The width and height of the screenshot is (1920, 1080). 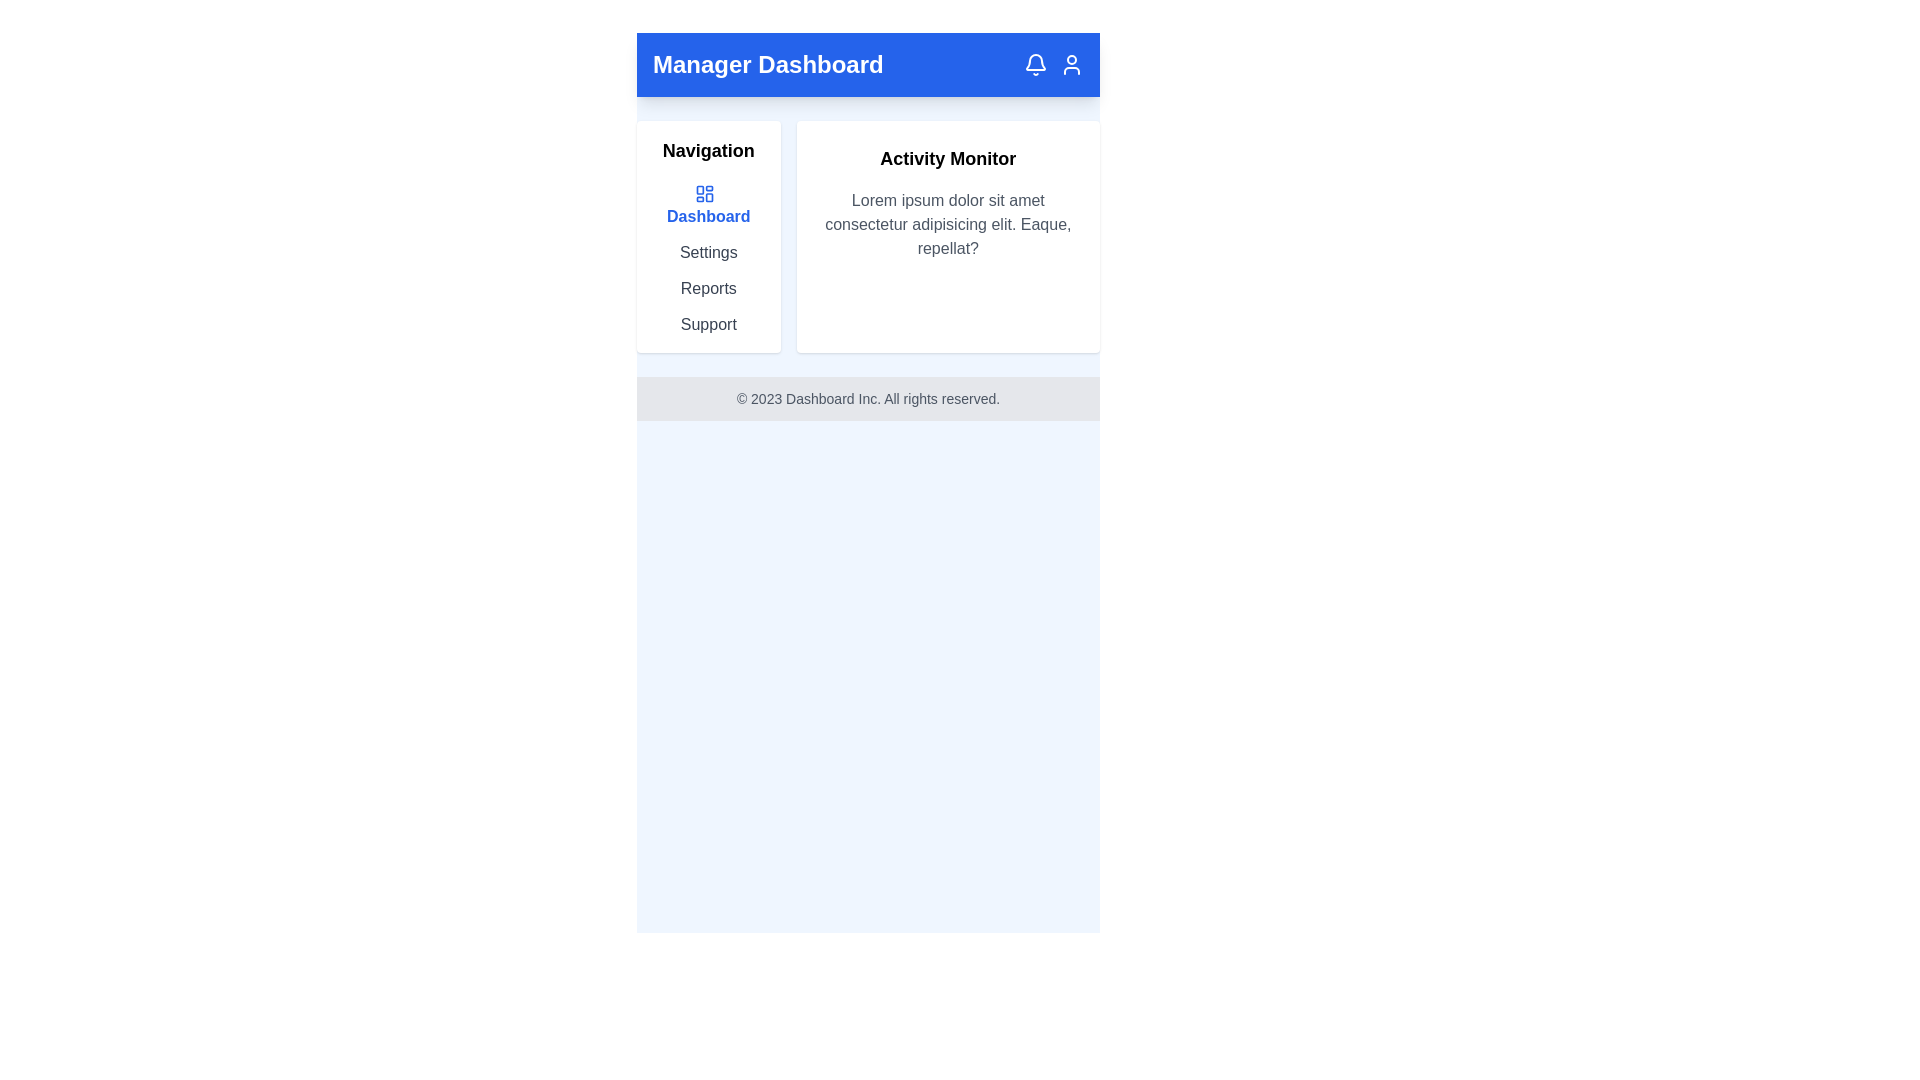 I want to click on the 'Reports' text label hyperlink in the navigation menu, so click(x=708, y=289).